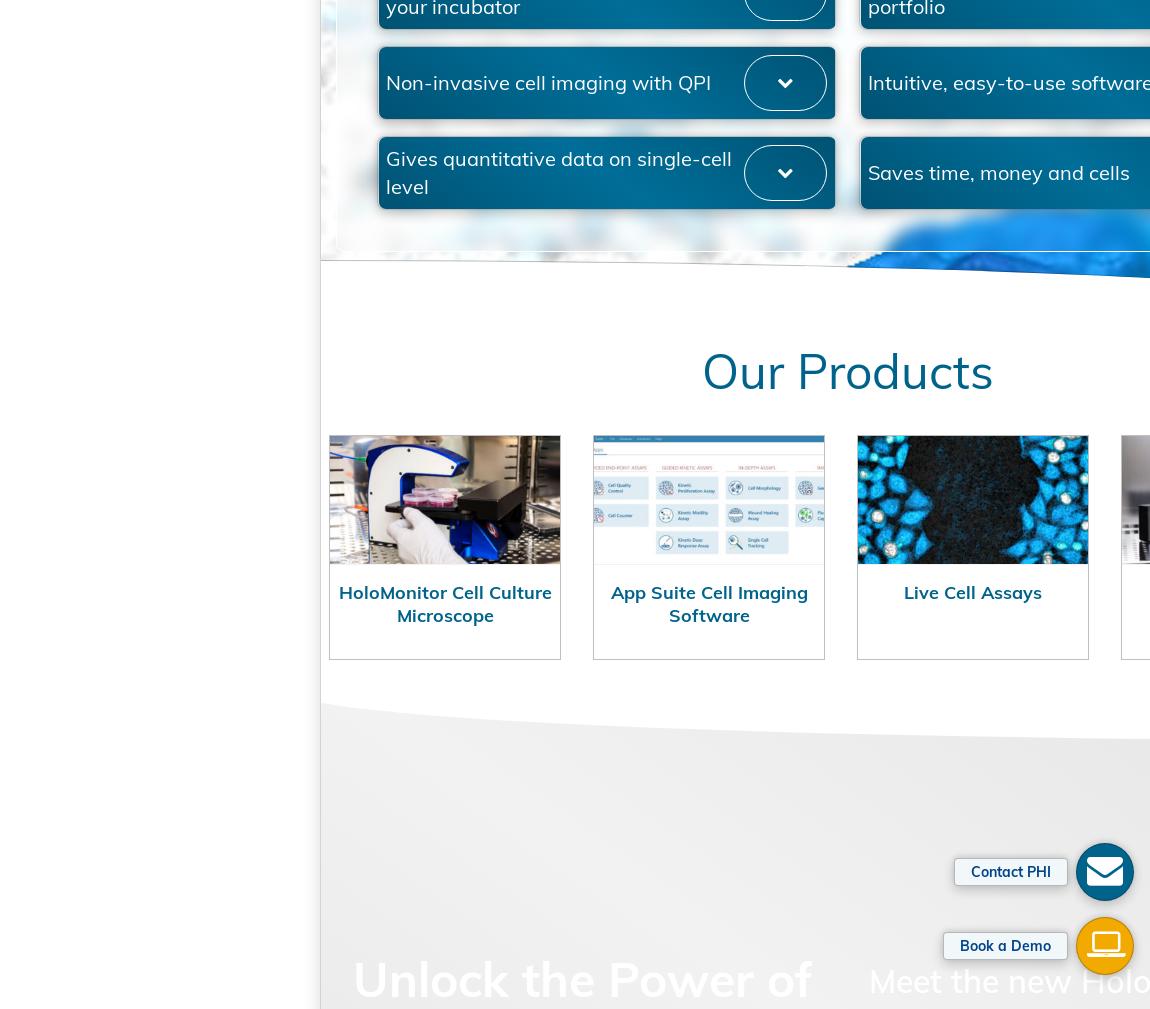 Image resolution: width=1150 pixels, height=1009 pixels. I want to click on 'Powerful and wide application portfolio', so click(847, 74).